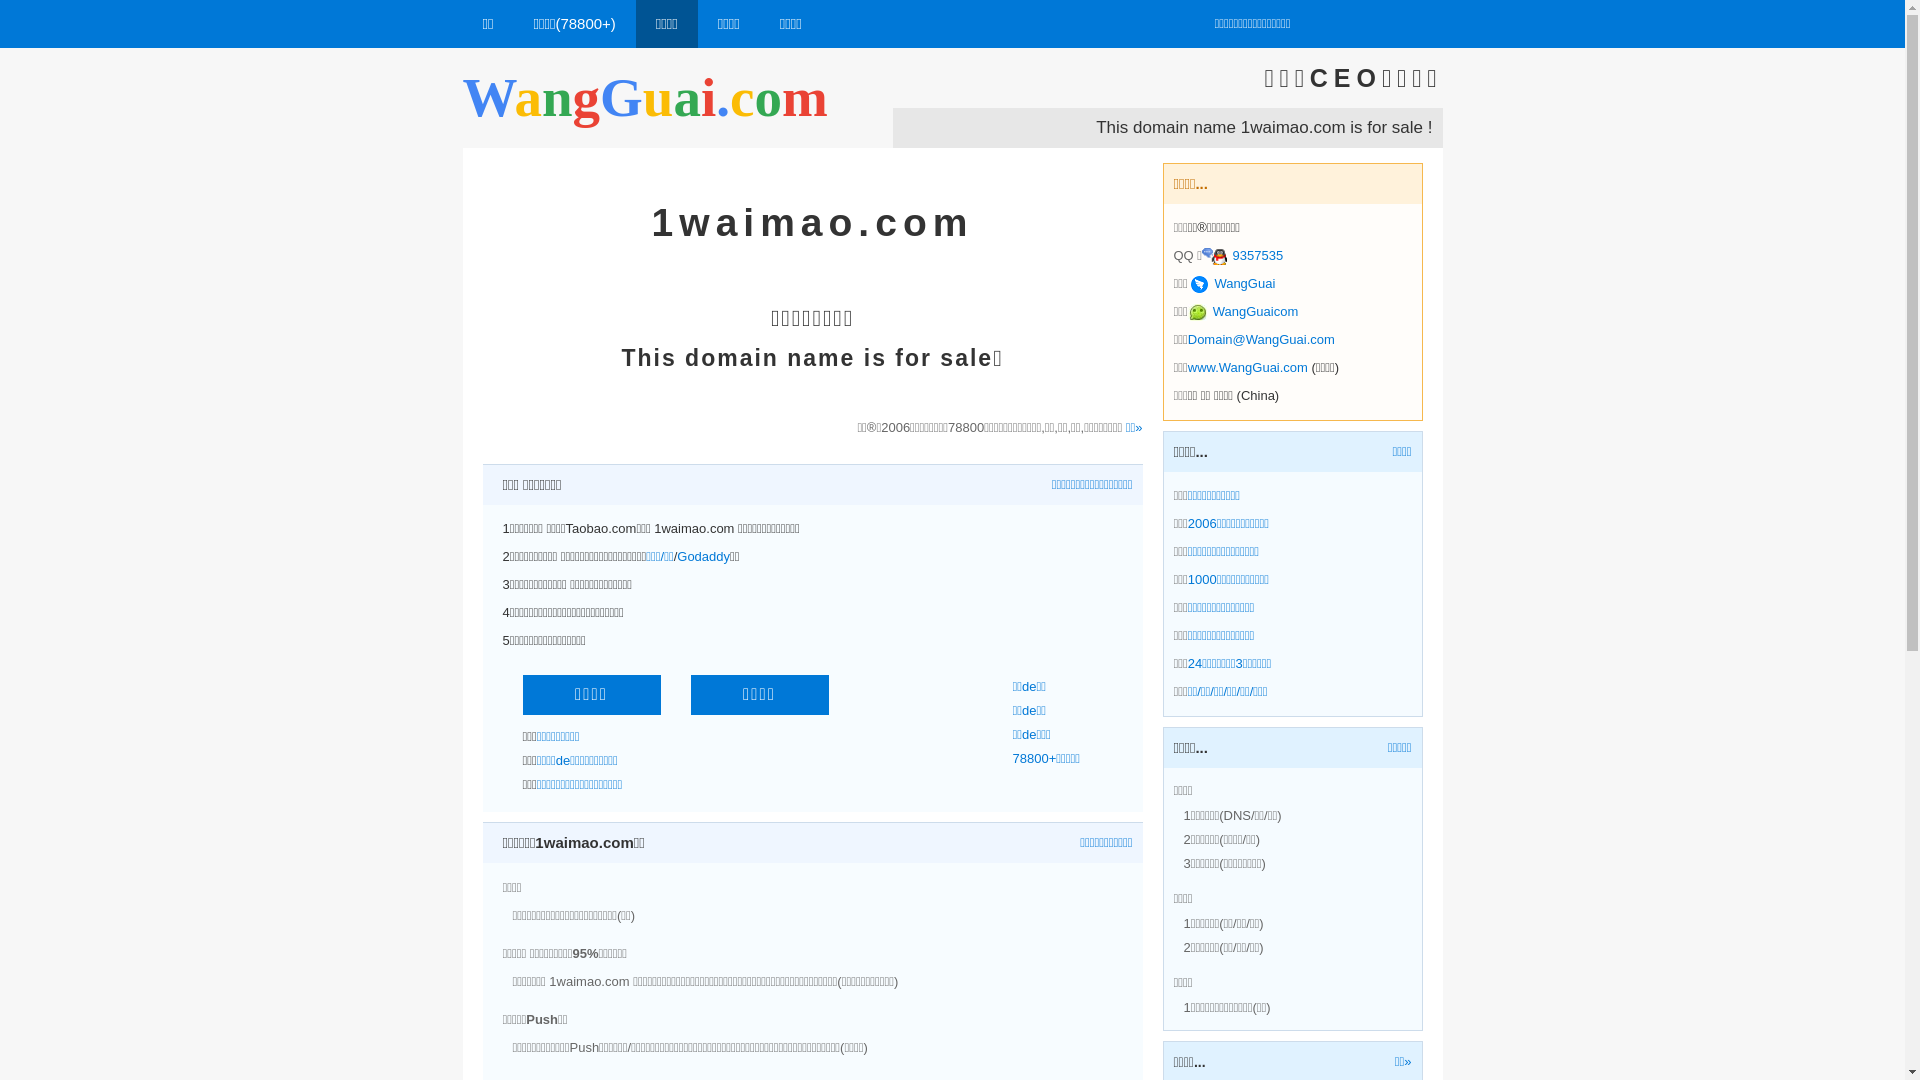 The width and height of the screenshot is (1920, 1080). What do you see at coordinates (703, 556) in the screenshot?
I see `'Godaddy'` at bounding box center [703, 556].